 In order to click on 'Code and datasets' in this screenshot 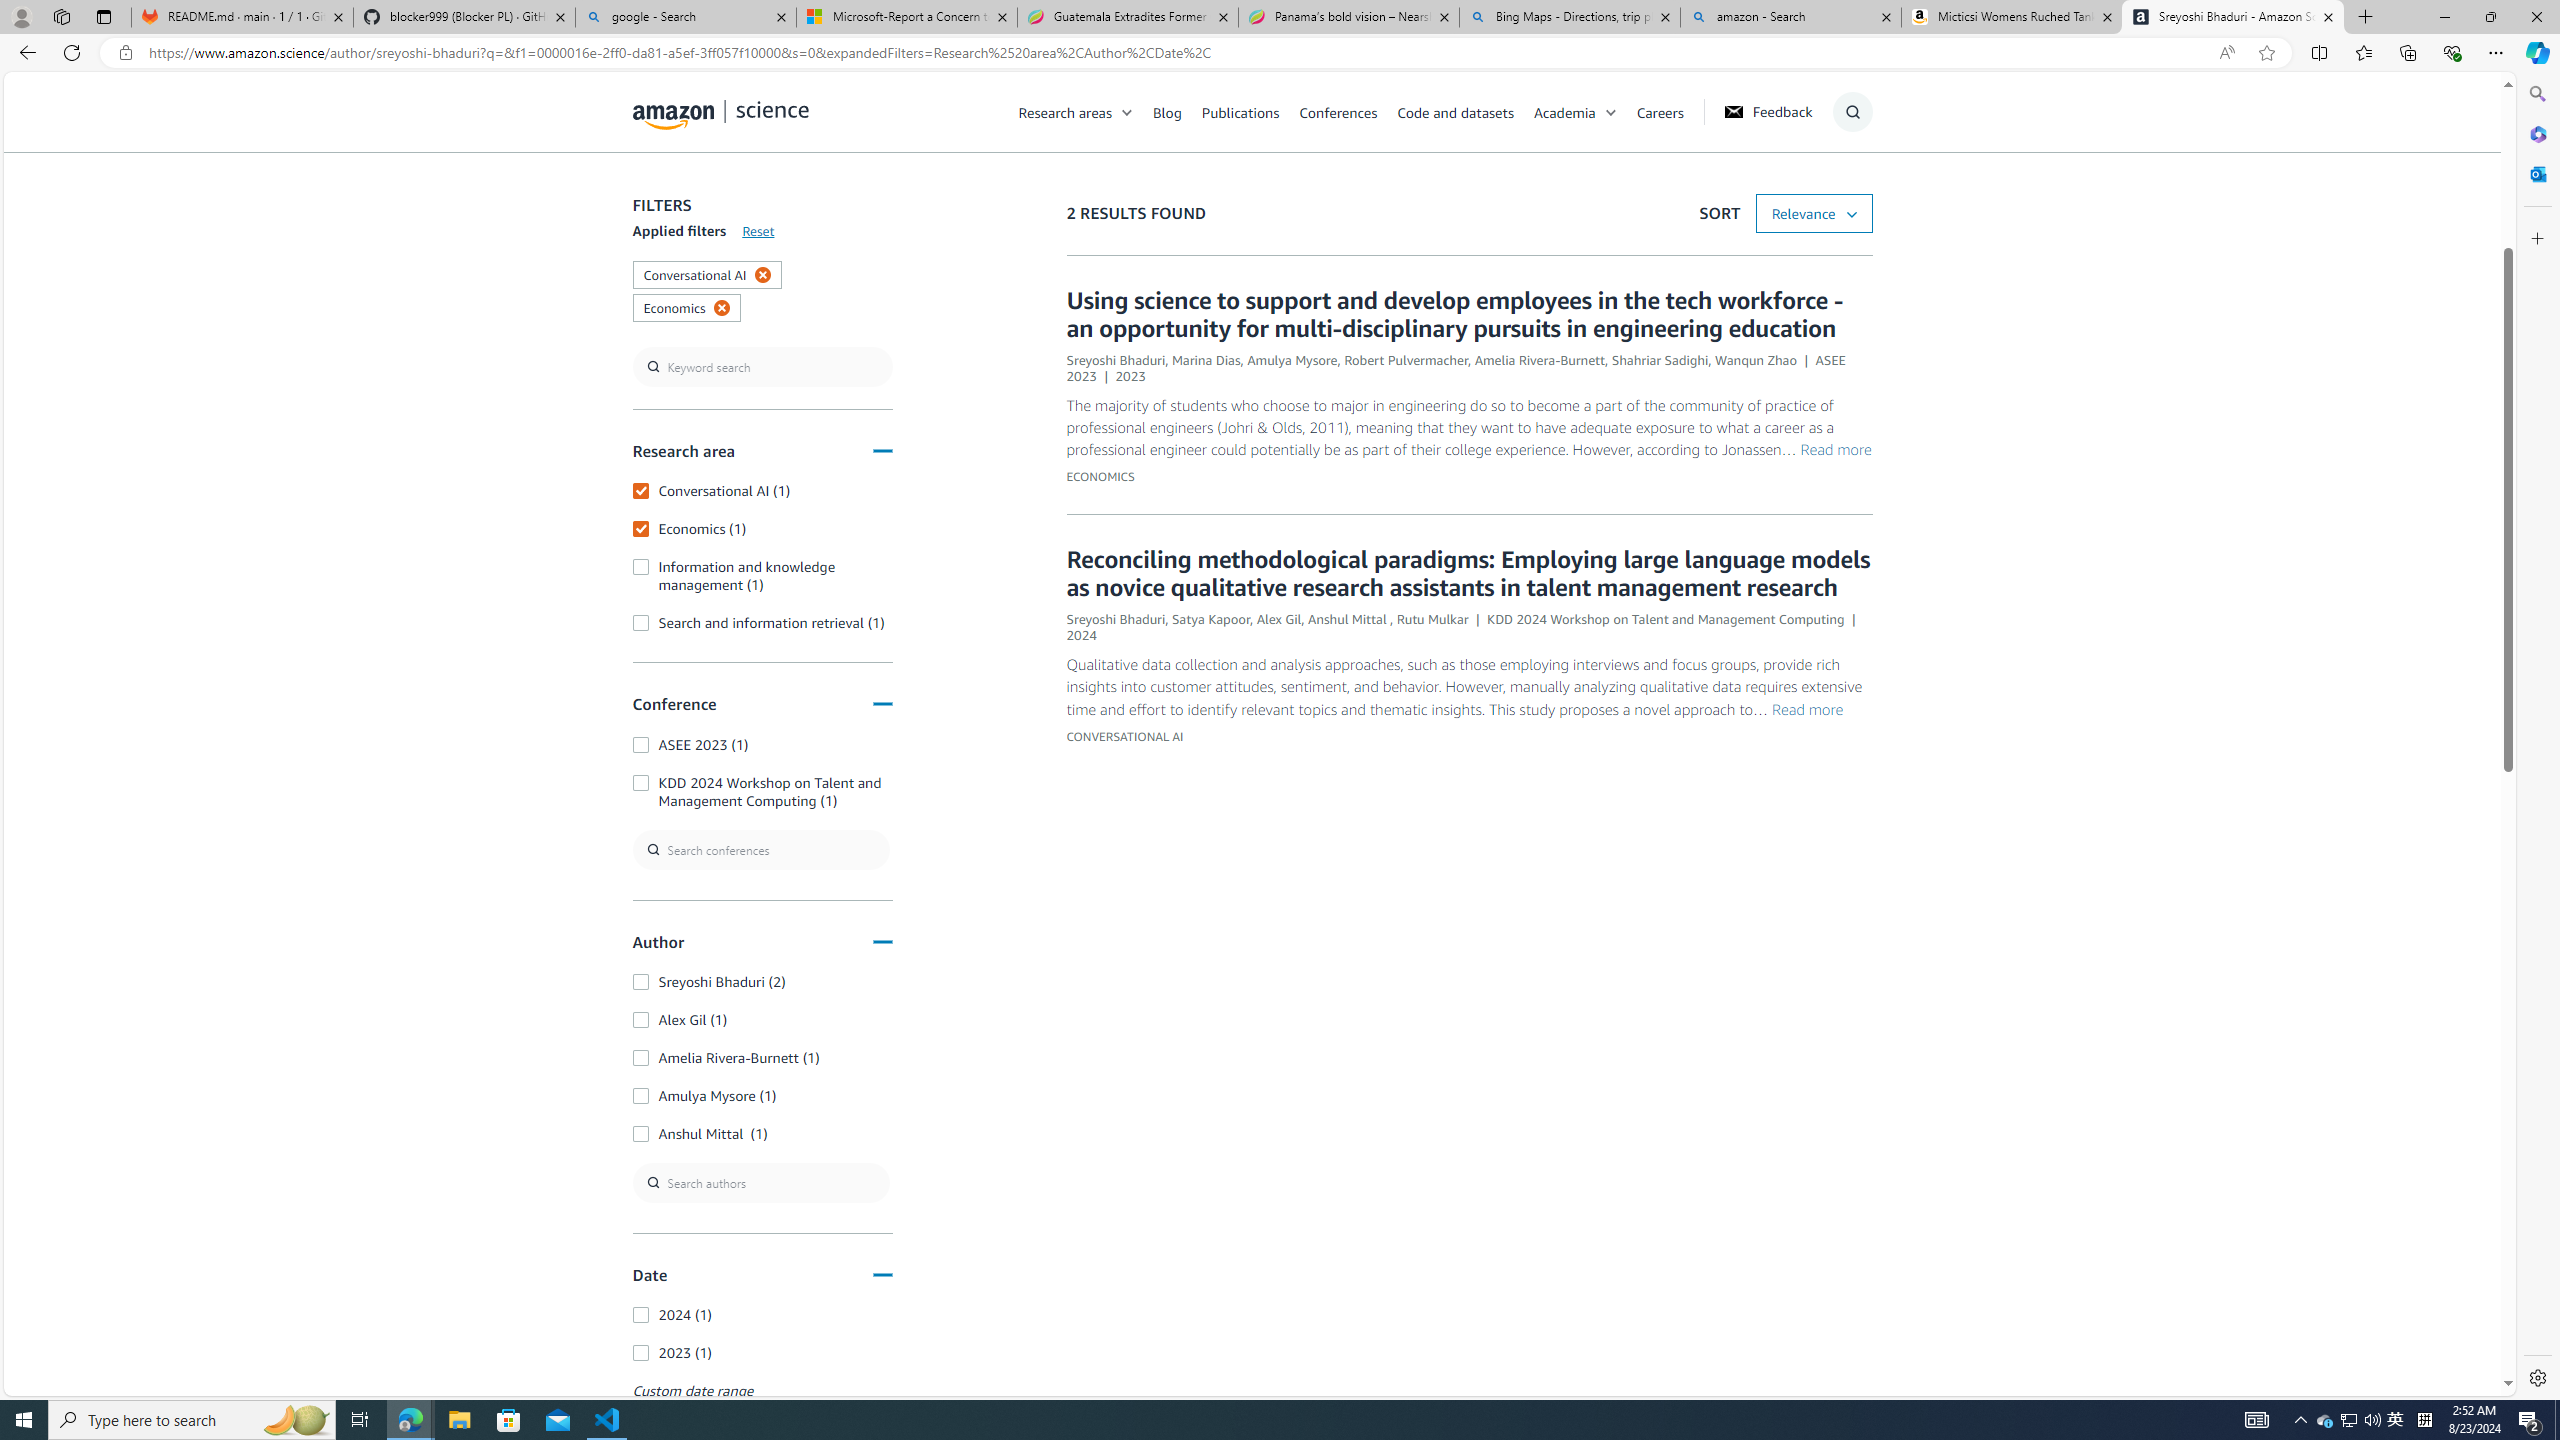, I will do `click(1464, 111)`.